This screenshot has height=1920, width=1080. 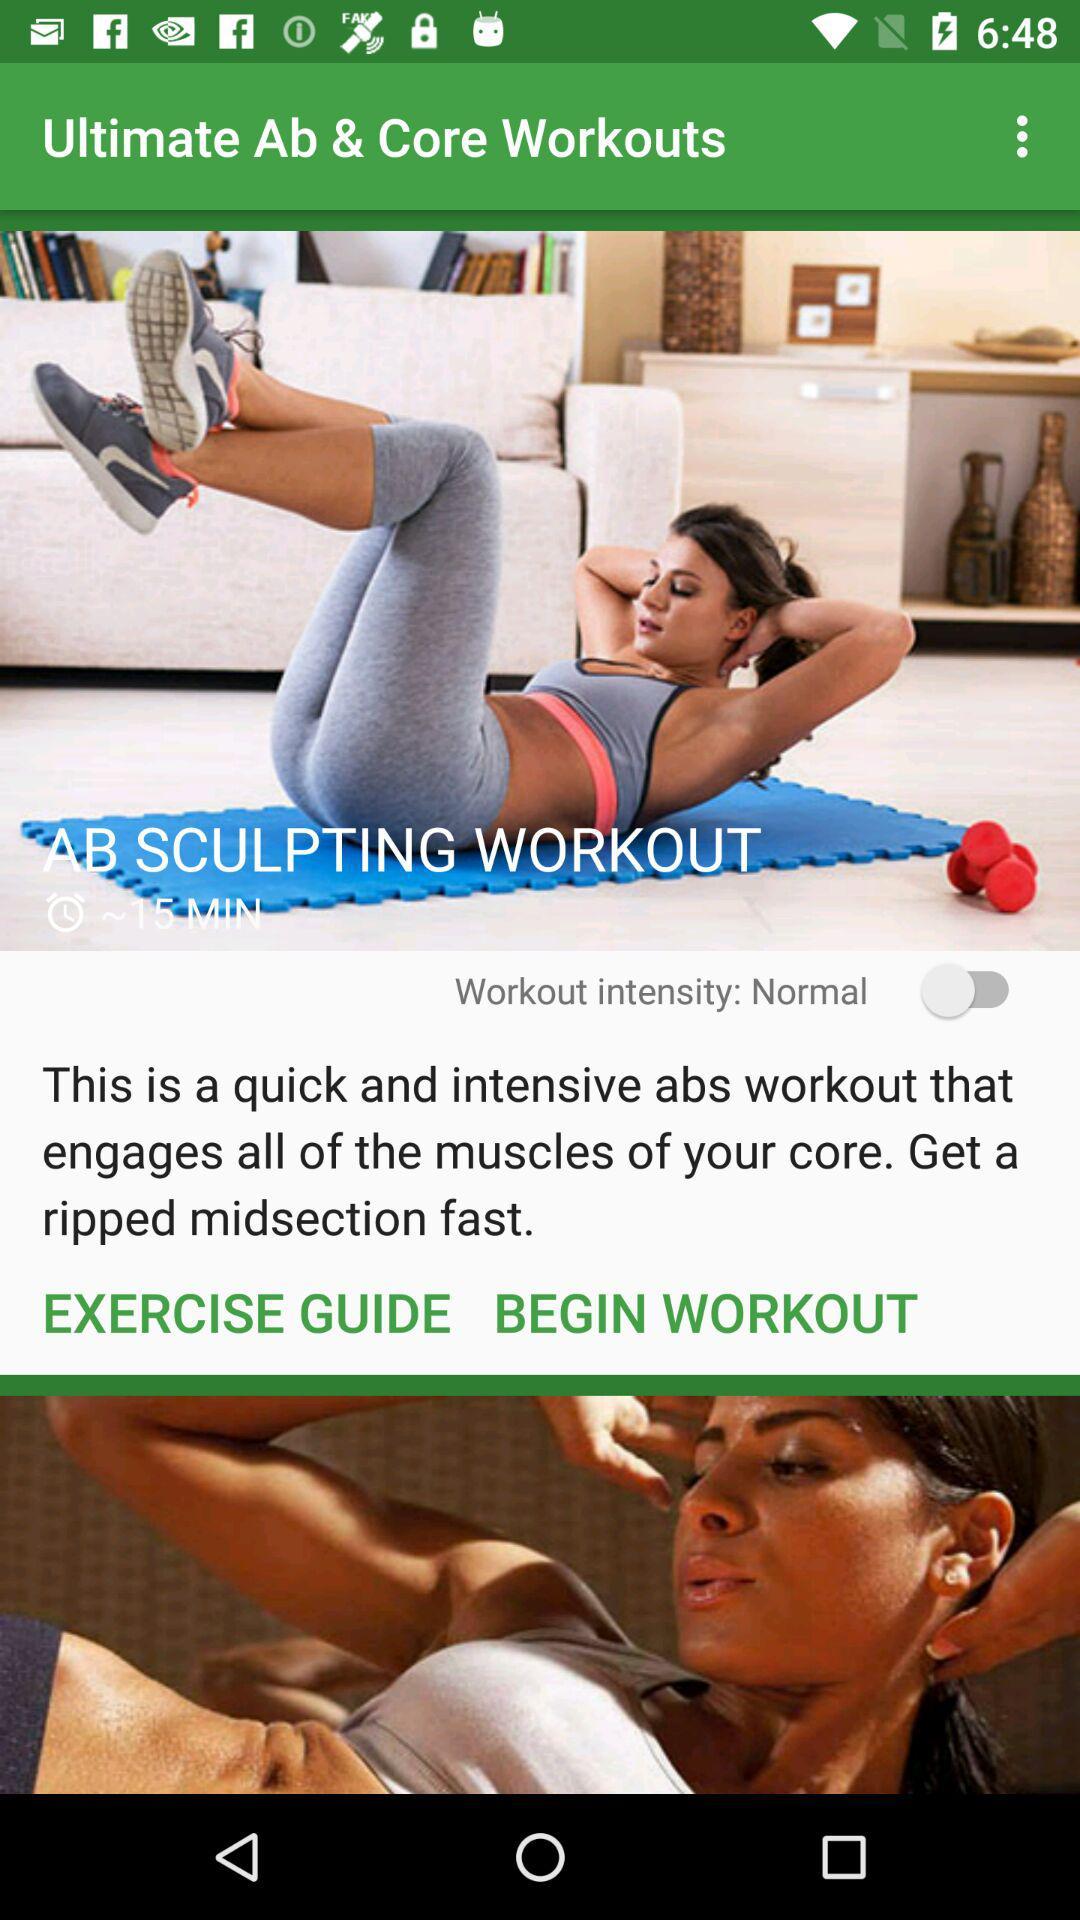 I want to click on the exercise guide item, so click(x=245, y=1311).